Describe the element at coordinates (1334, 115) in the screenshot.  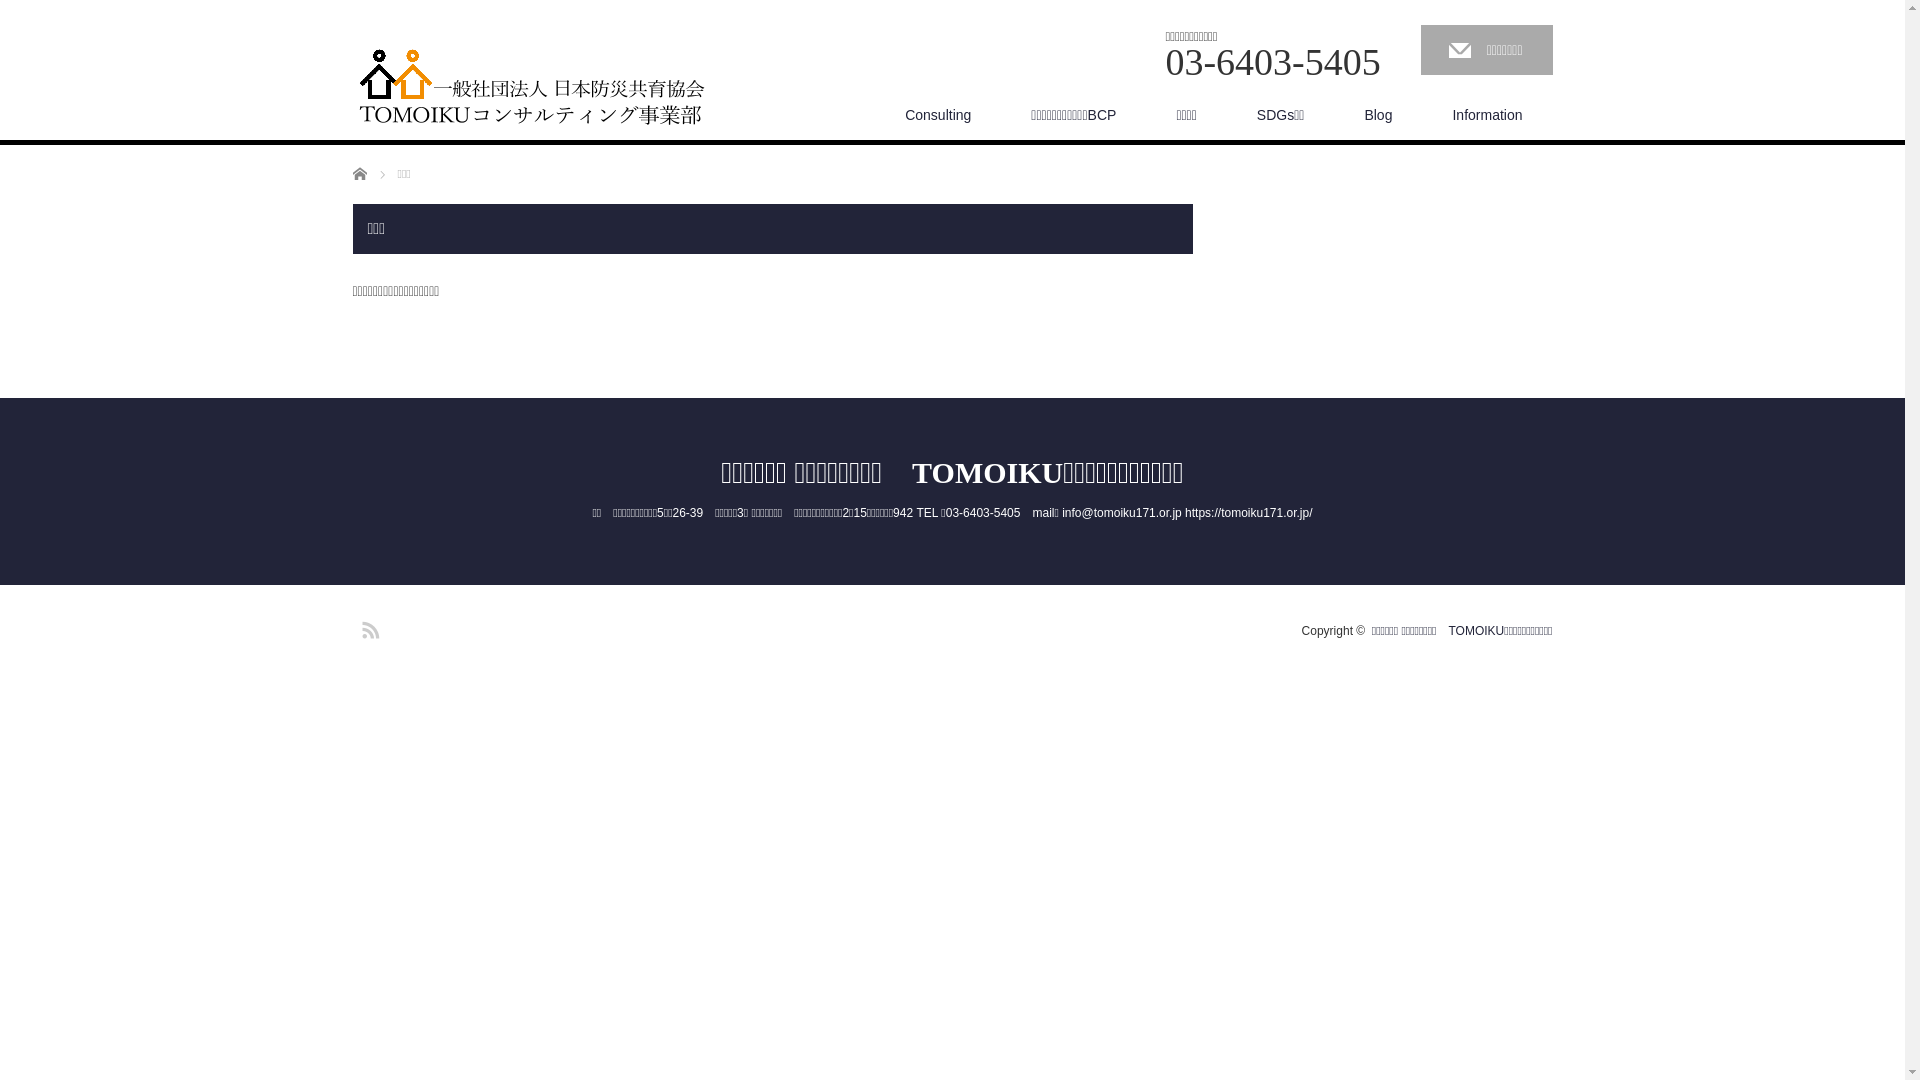
I see `'Blog'` at that location.